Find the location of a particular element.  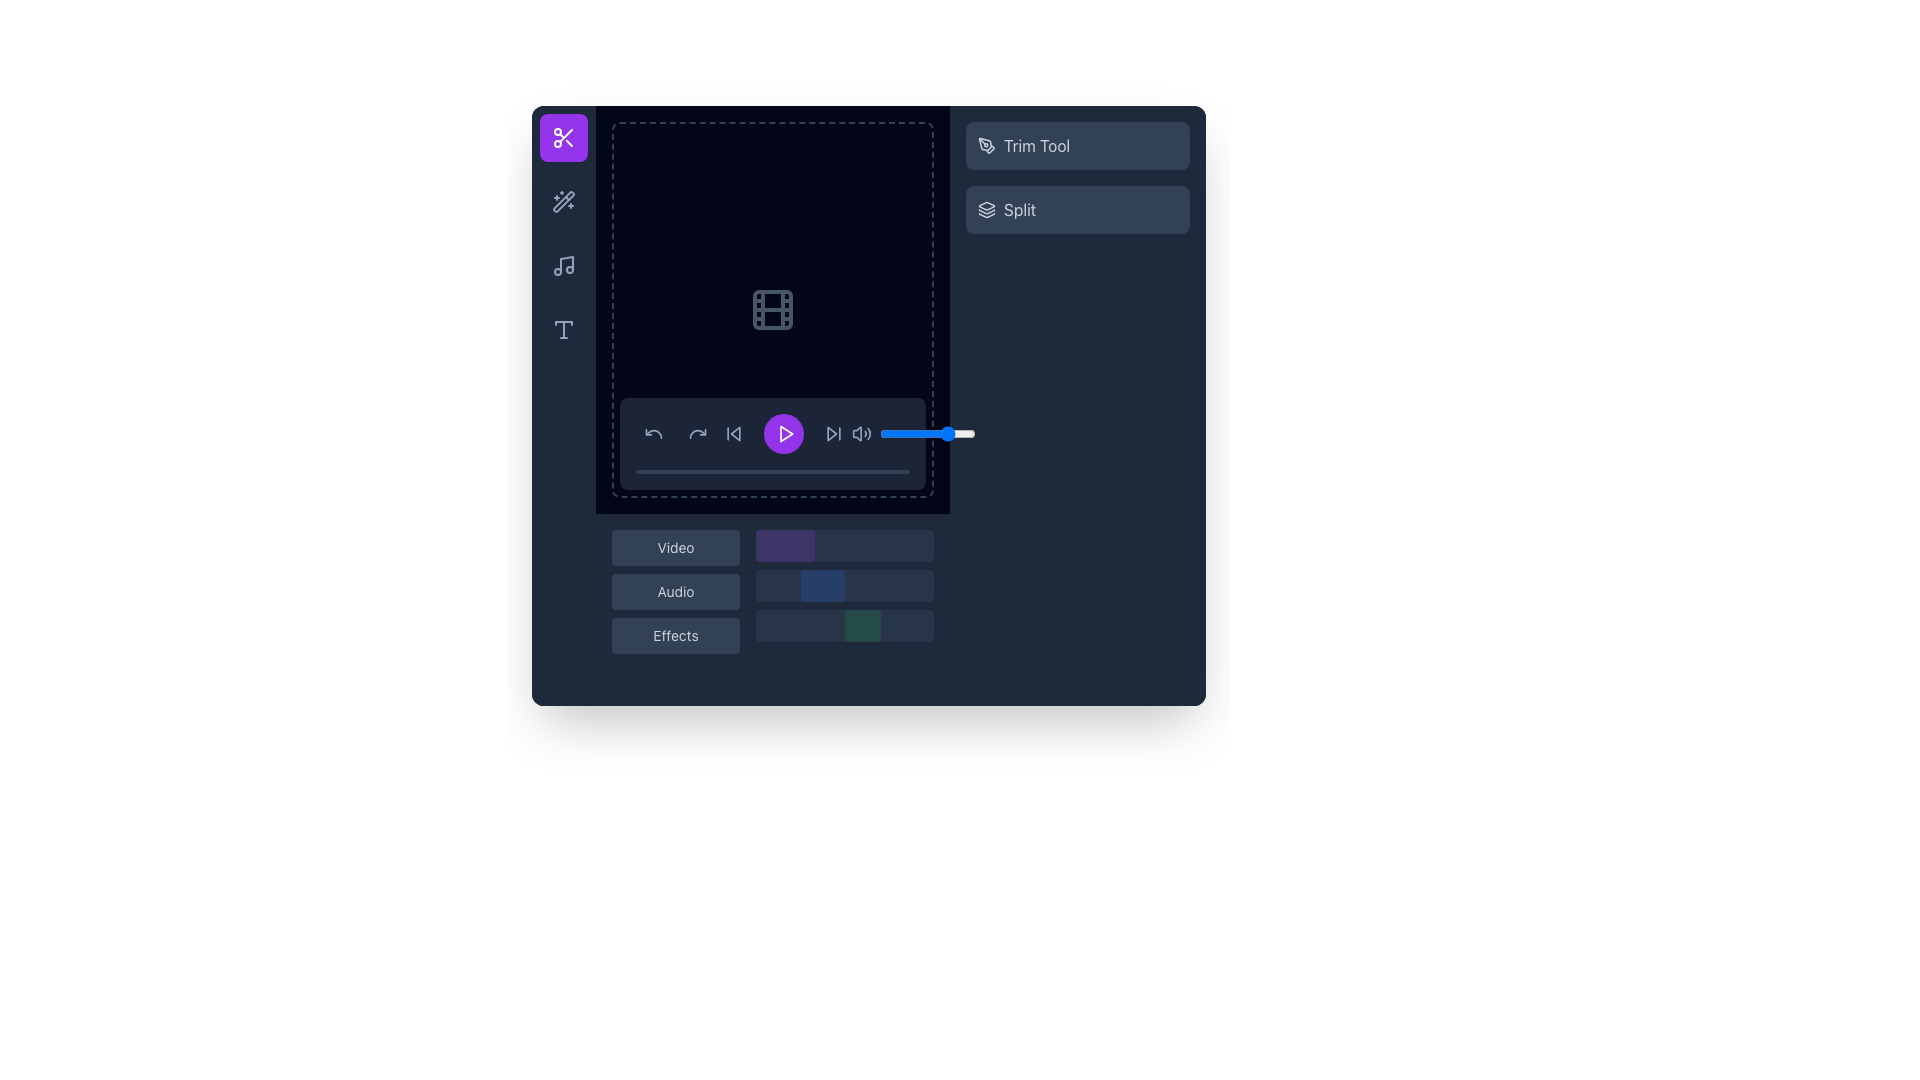

the play button icon located within the purple circular button in the media control toolbar at the center-bottom of the interface is located at coordinates (785, 433).